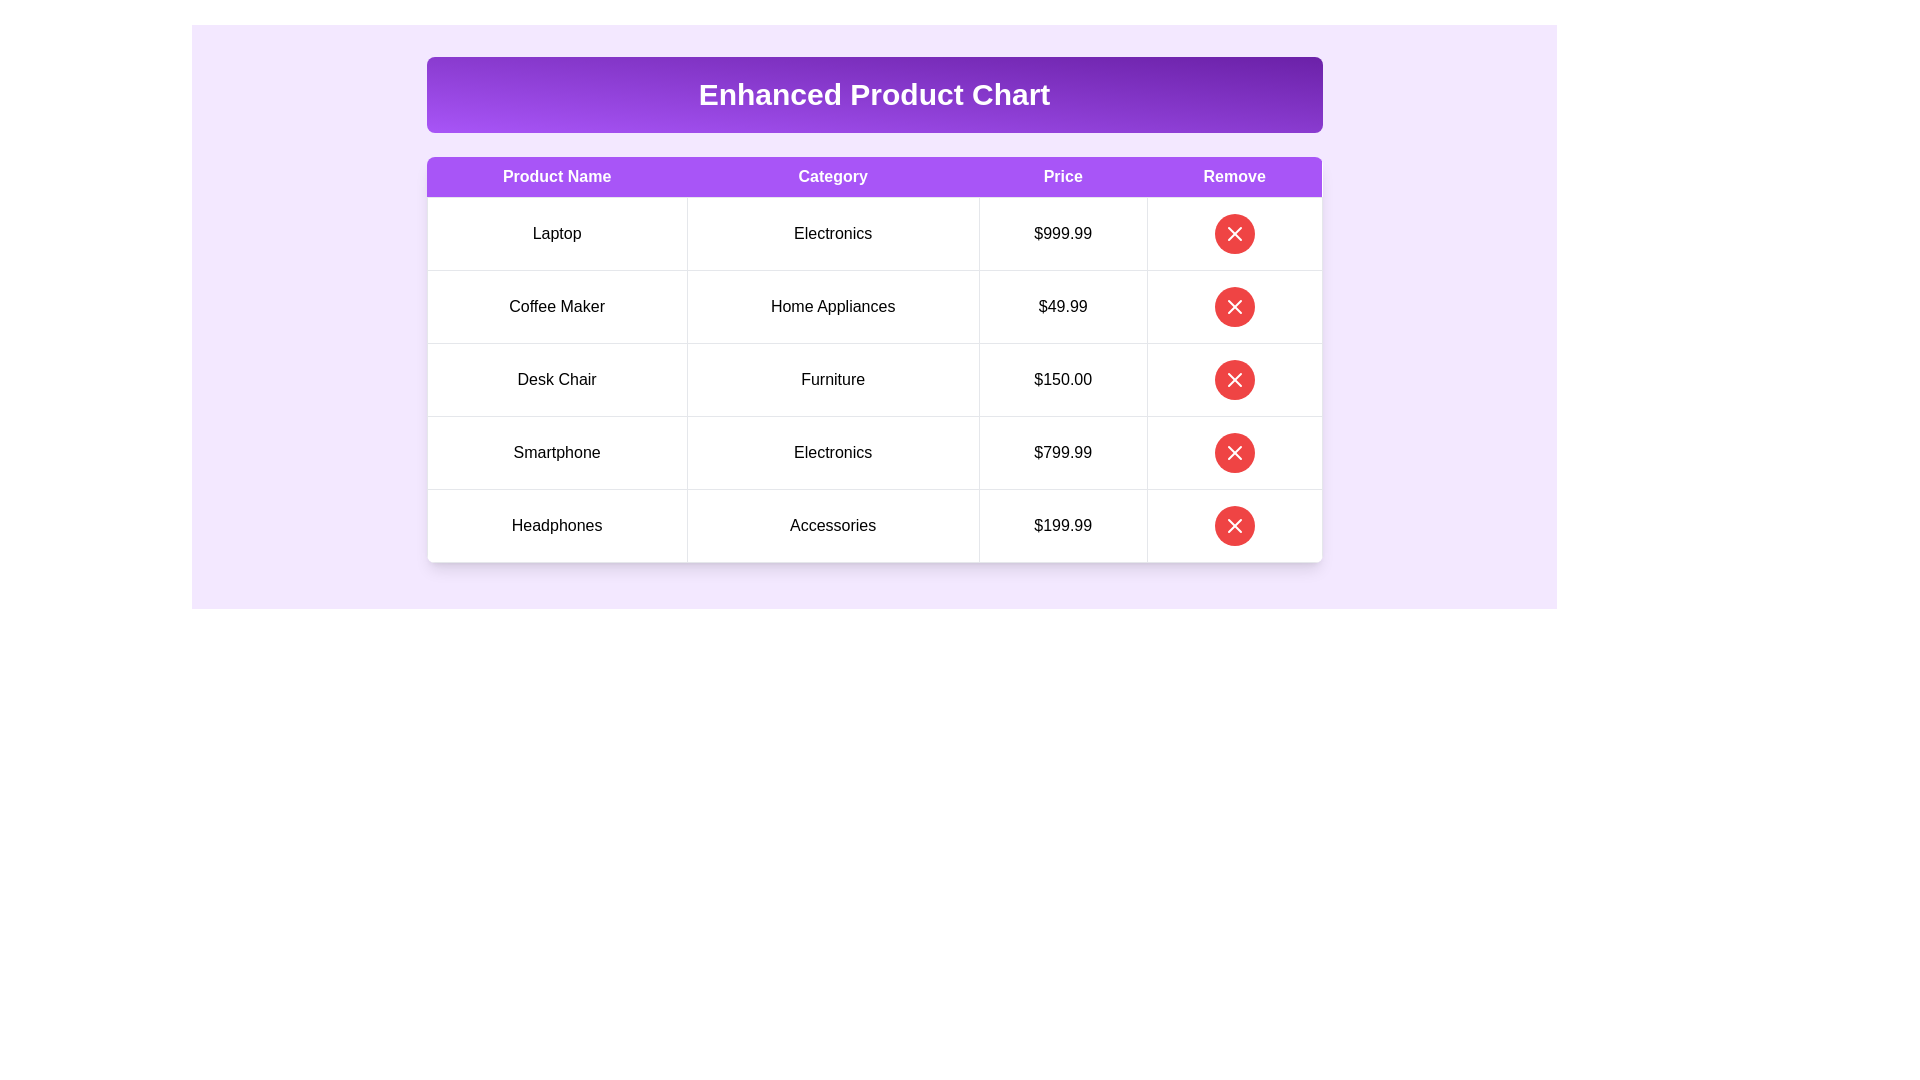 The width and height of the screenshot is (1920, 1080). I want to click on the table cell containing the text 'Laptop', which is styled with padding and borders, located under the column header 'Product Name' in the first row of the table, so click(557, 233).